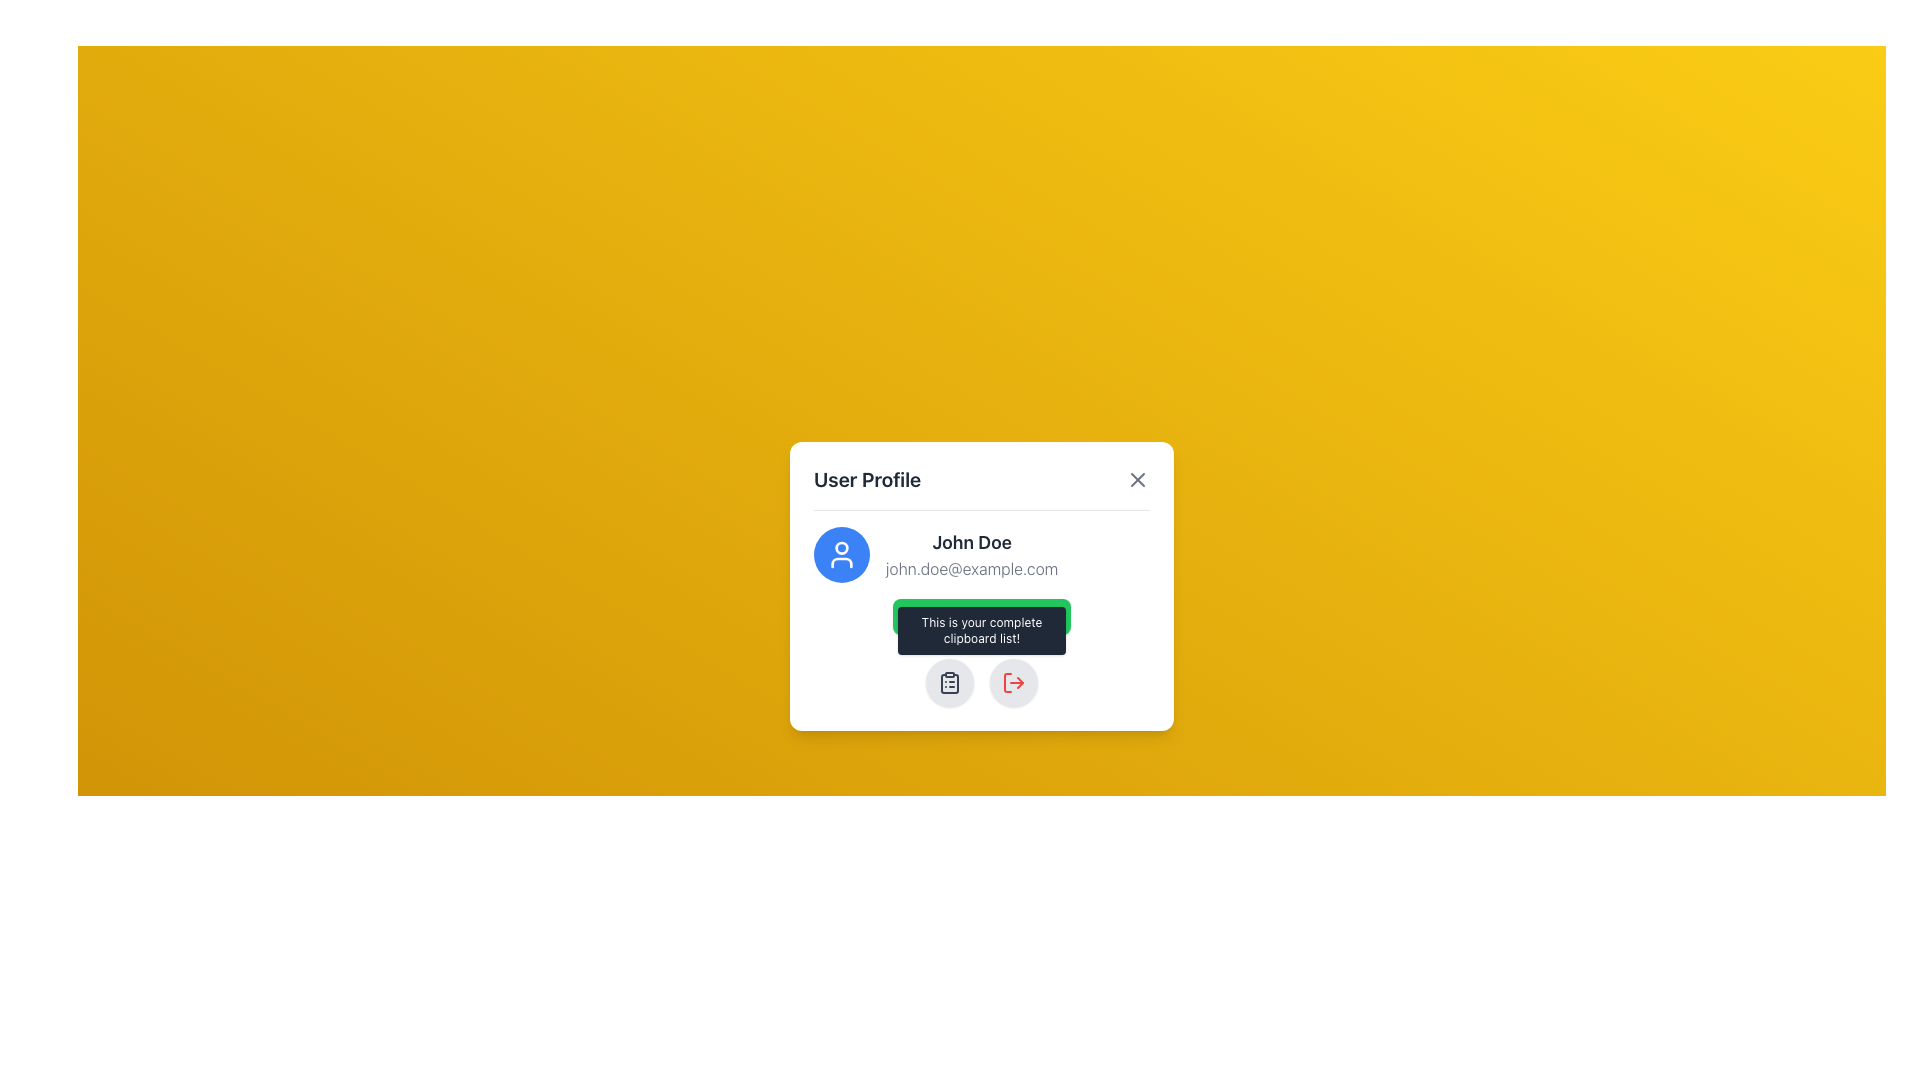 The image size is (1920, 1080). What do you see at coordinates (949, 681) in the screenshot?
I see `the clipboard list button located at the bottom center of the profile card` at bounding box center [949, 681].